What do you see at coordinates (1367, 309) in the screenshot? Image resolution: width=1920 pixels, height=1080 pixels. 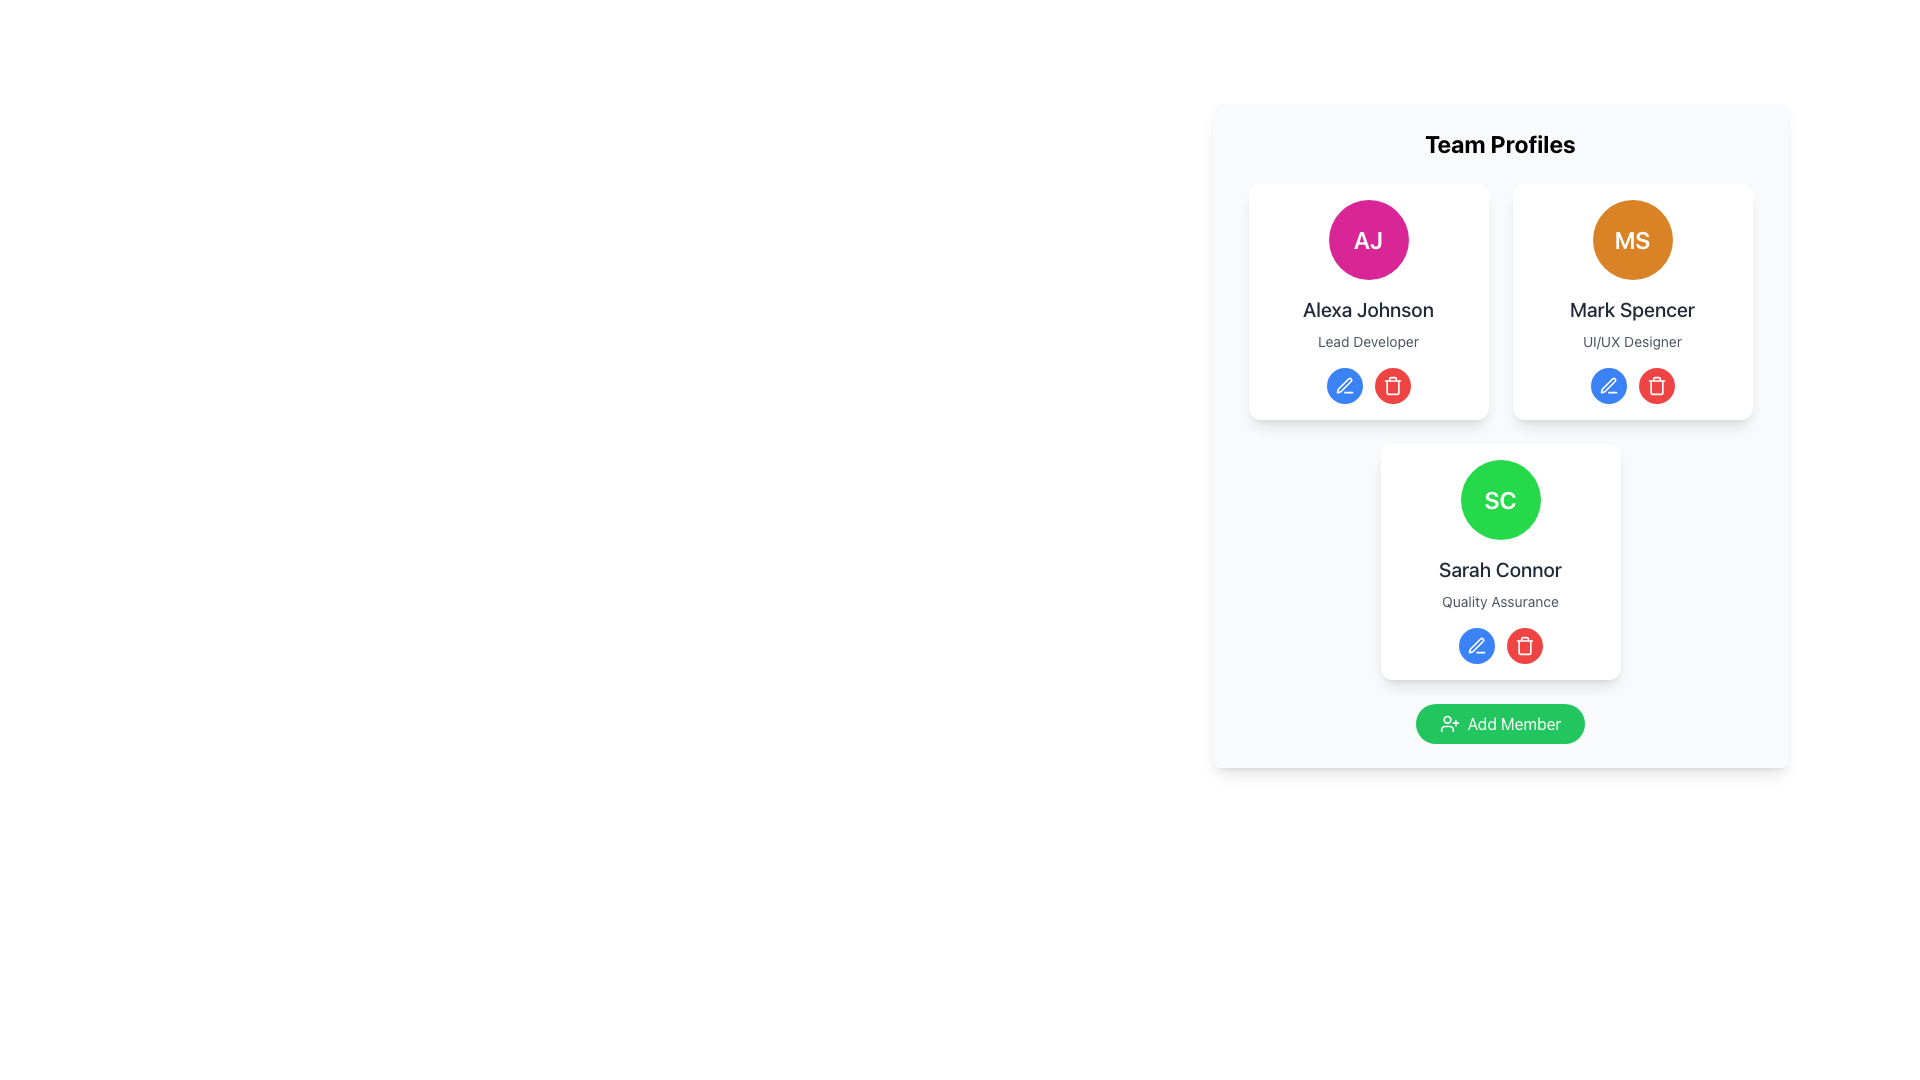 I see `text label displaying the name 'Alexa Johnson' located centrally within the first profile card on the 'Team Profiles' grid, positioned beneath the badge 'AJ' and above the role description 'Lead Developer'` at bounding box center [1367, 309].